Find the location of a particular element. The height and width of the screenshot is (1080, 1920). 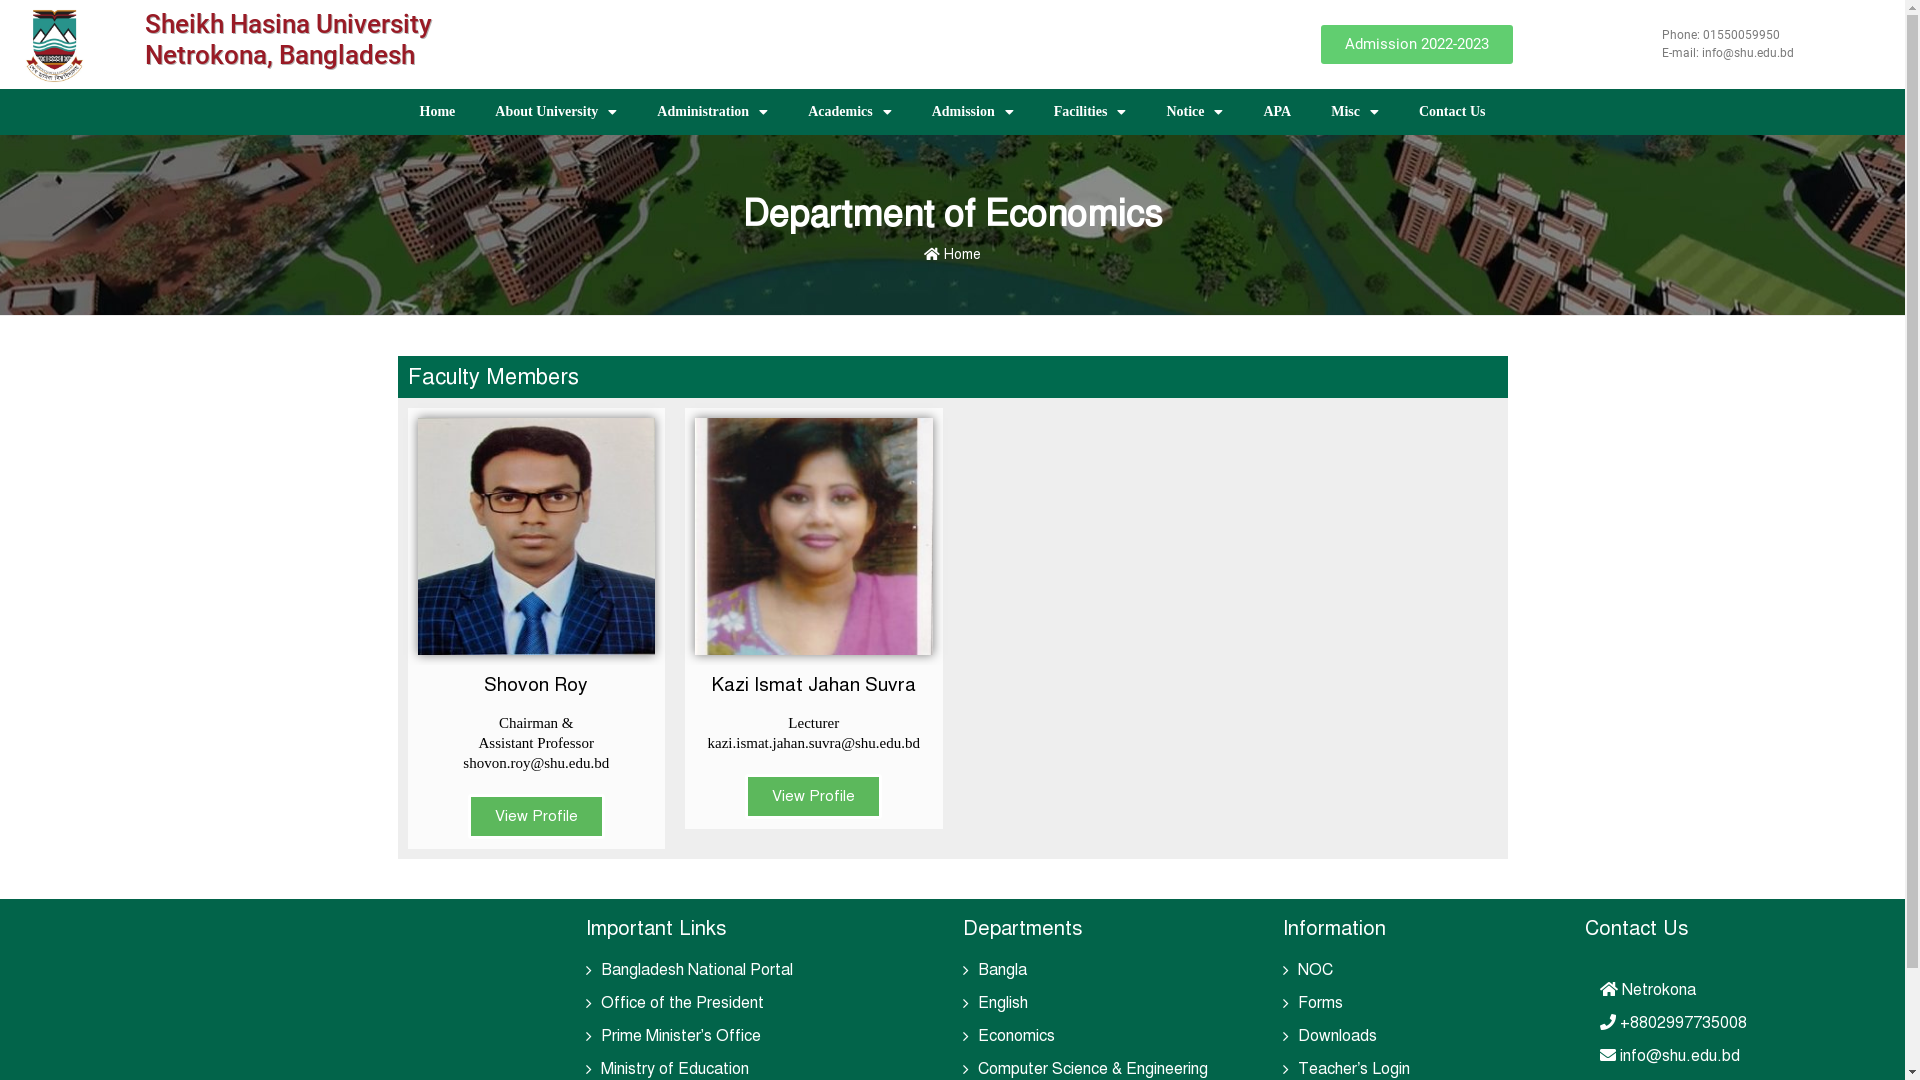

'View Profile' is located at coordinates (813, 795).